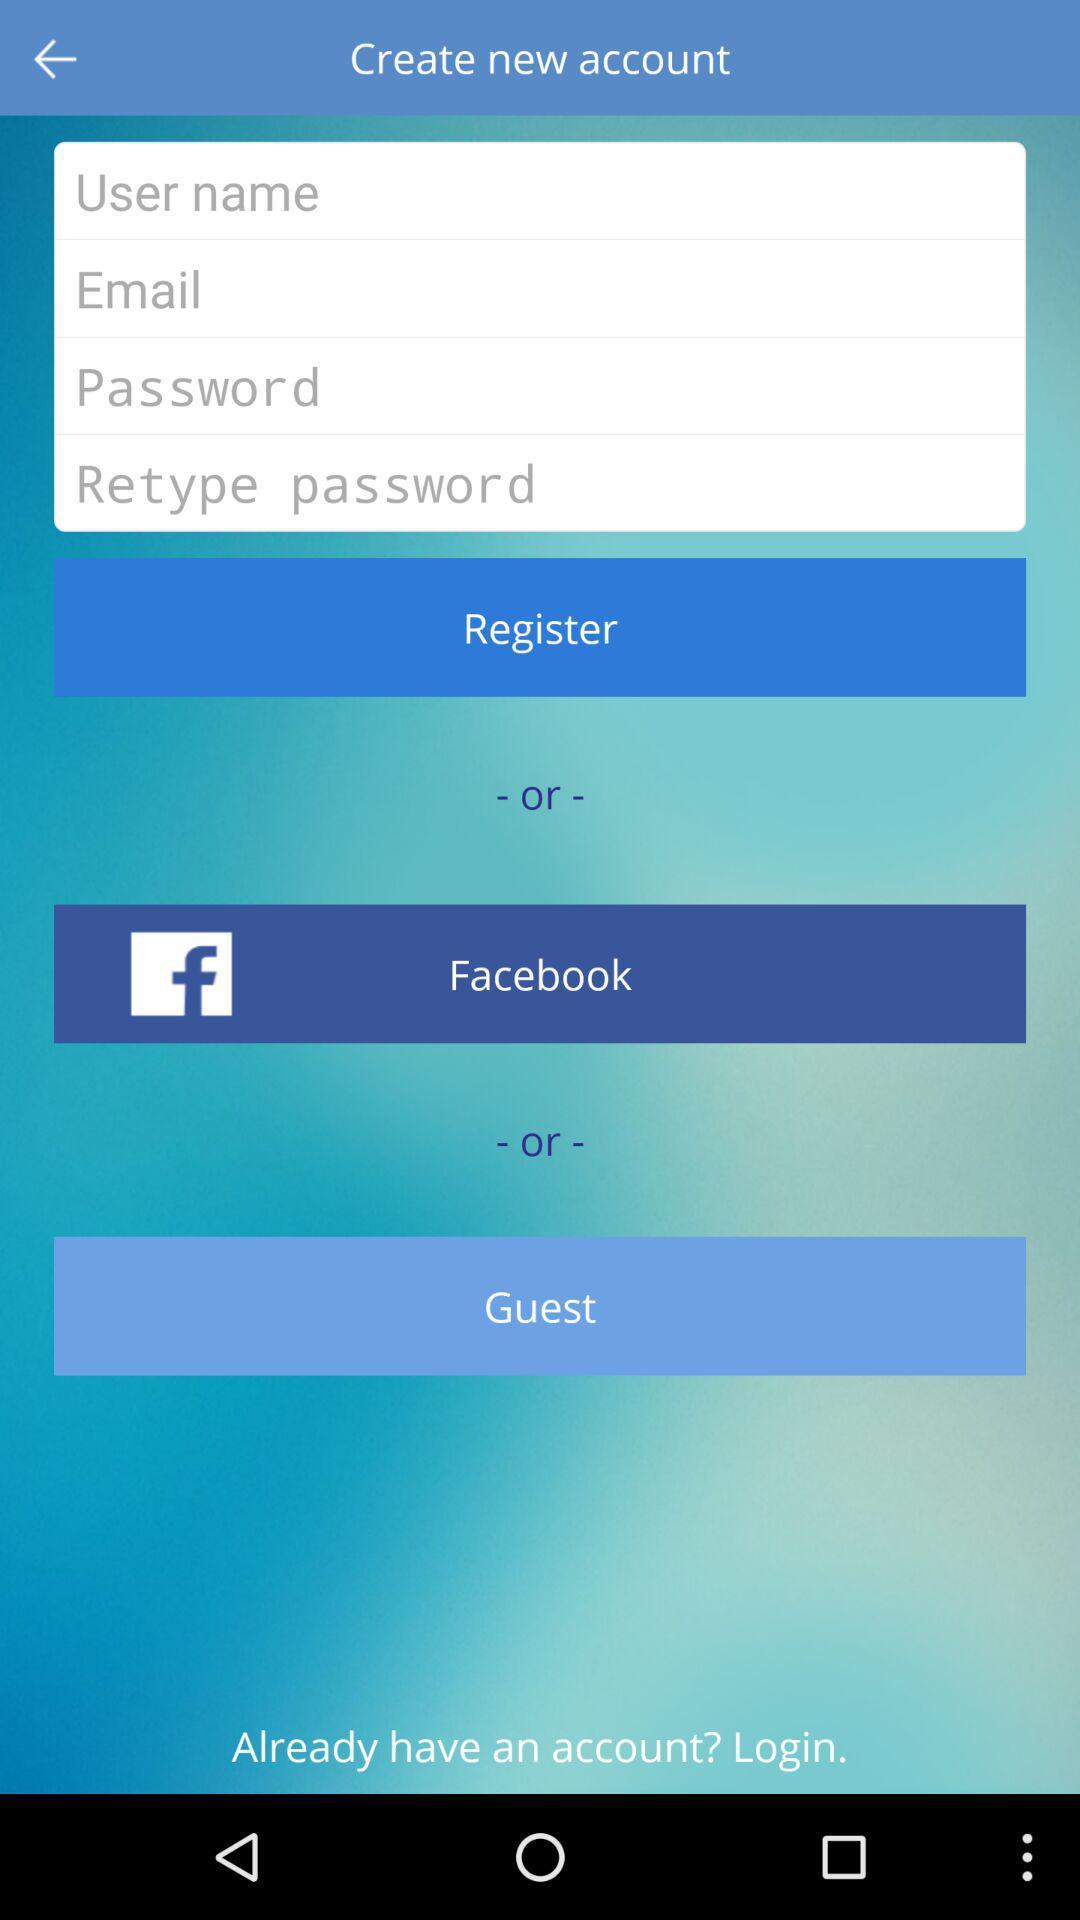 The height and width of the screenshot is (1920, 1080). Describe the element at coordinates (540, 483) in the screenshot. I see `retype password` at that location.